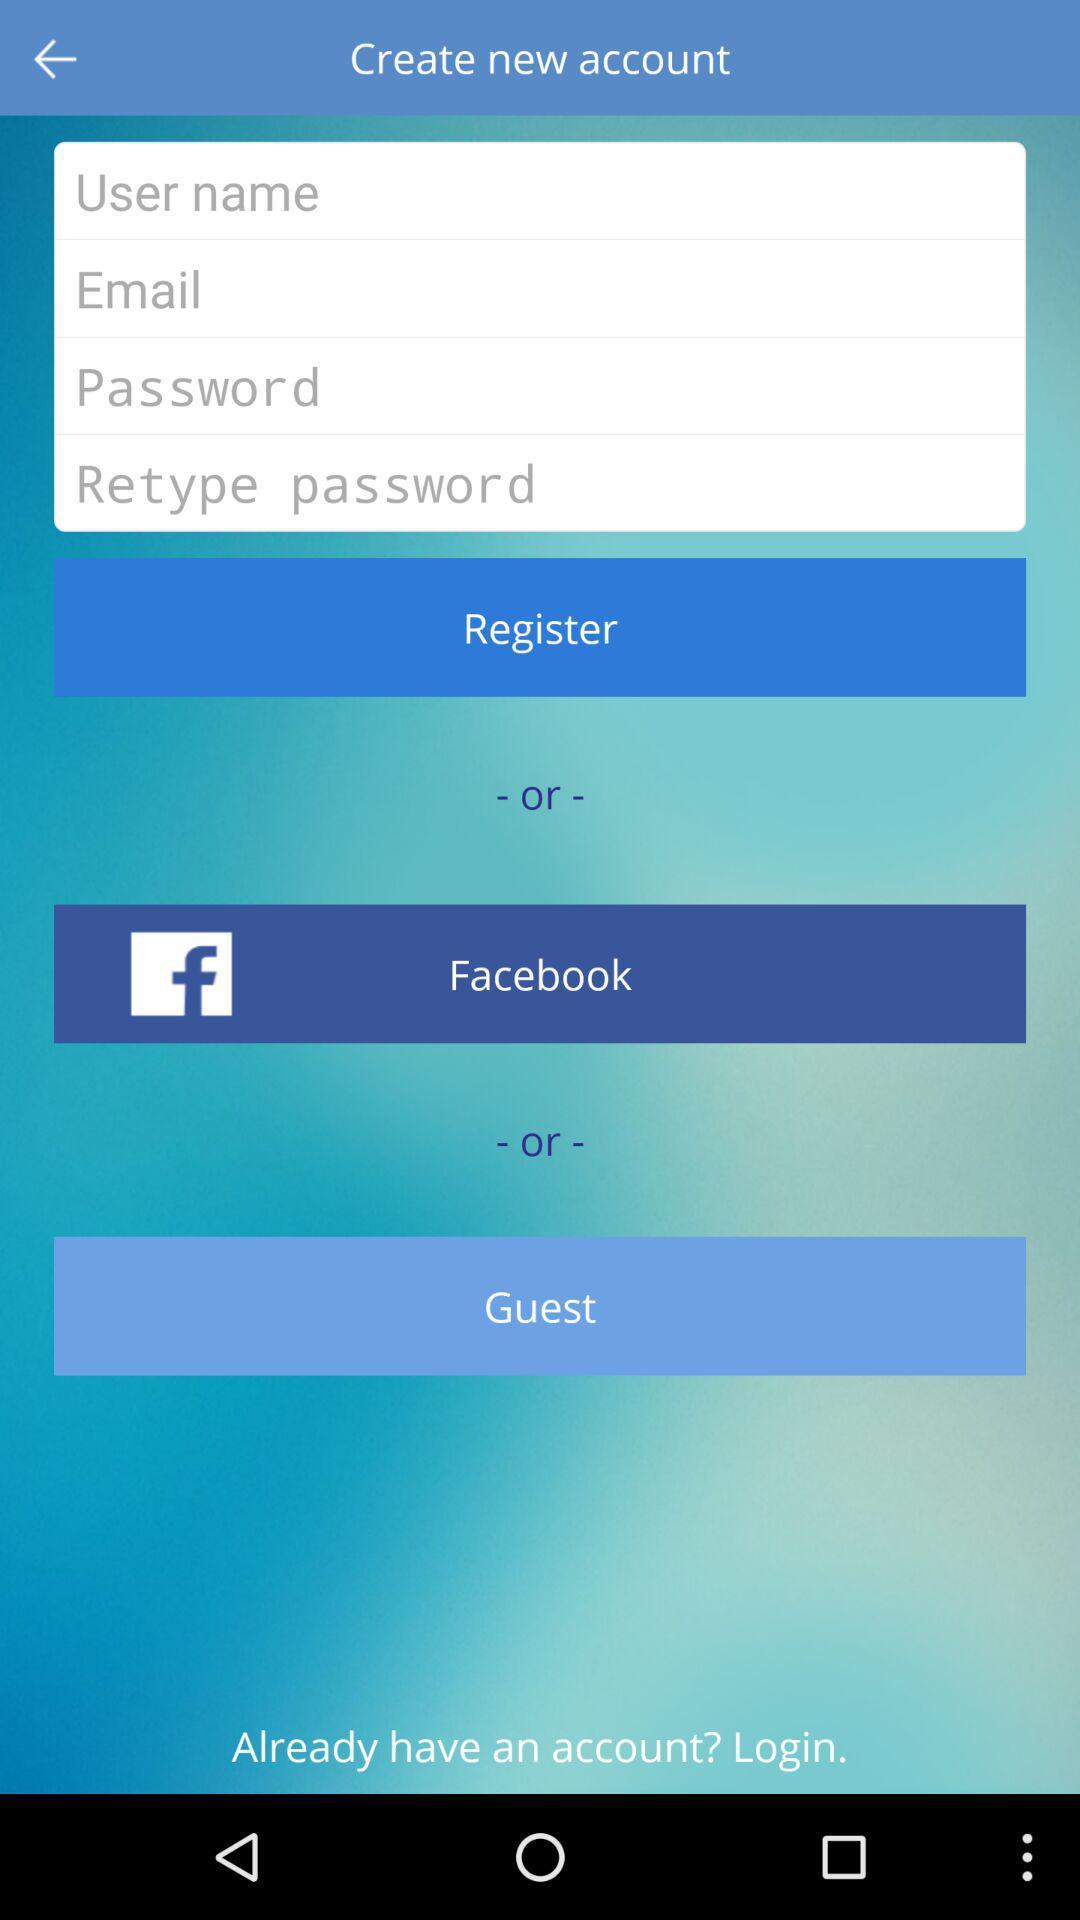 The height and width of the screenshot is (1920, 1080). Describe the element at coordinates (540, 483) in the screenshot. I see `retype password` at that location.